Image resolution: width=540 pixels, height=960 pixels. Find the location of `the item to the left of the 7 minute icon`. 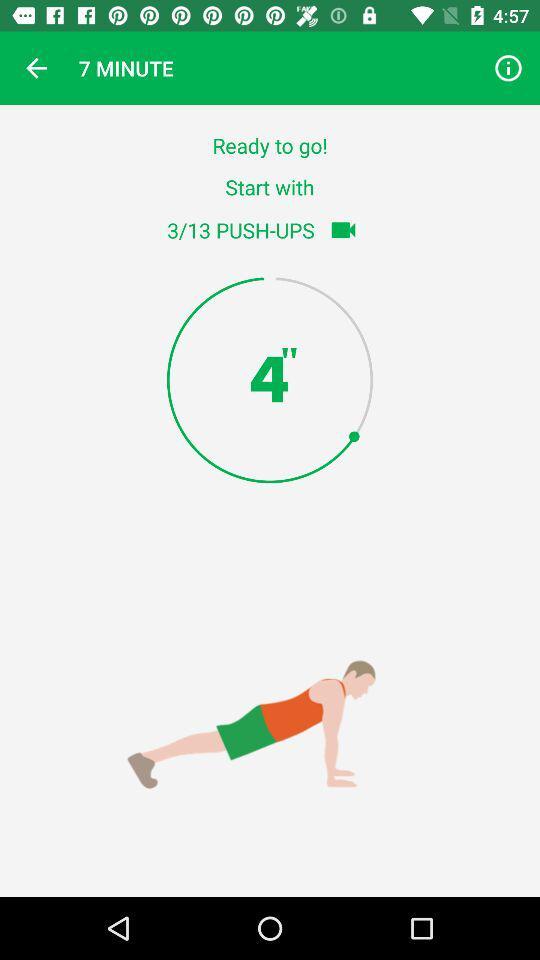

the item to the left of the 7 minute icon is located at coordinates (36, 68).